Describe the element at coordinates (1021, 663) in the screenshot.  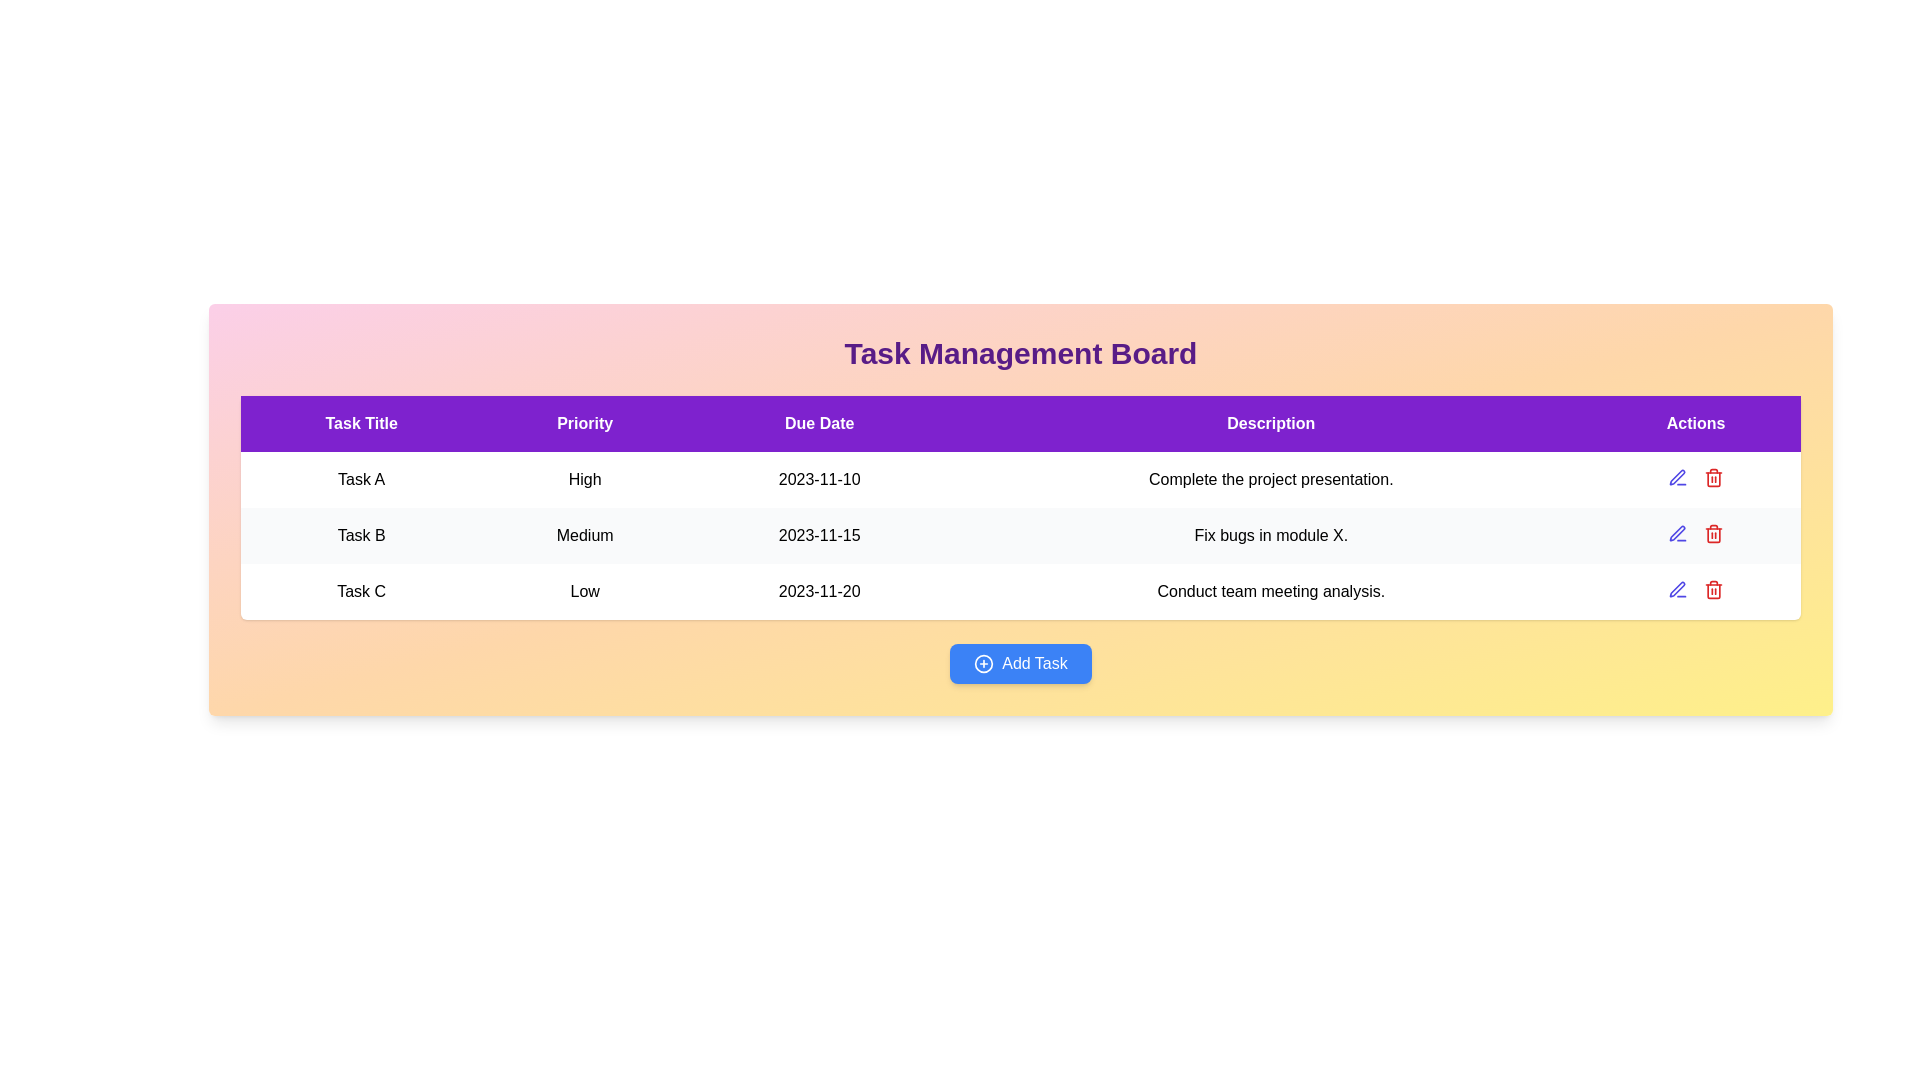
I see `the button located at the bottom center of the 'Task Management Board' section to initiate the action of adding a new task` at that location.